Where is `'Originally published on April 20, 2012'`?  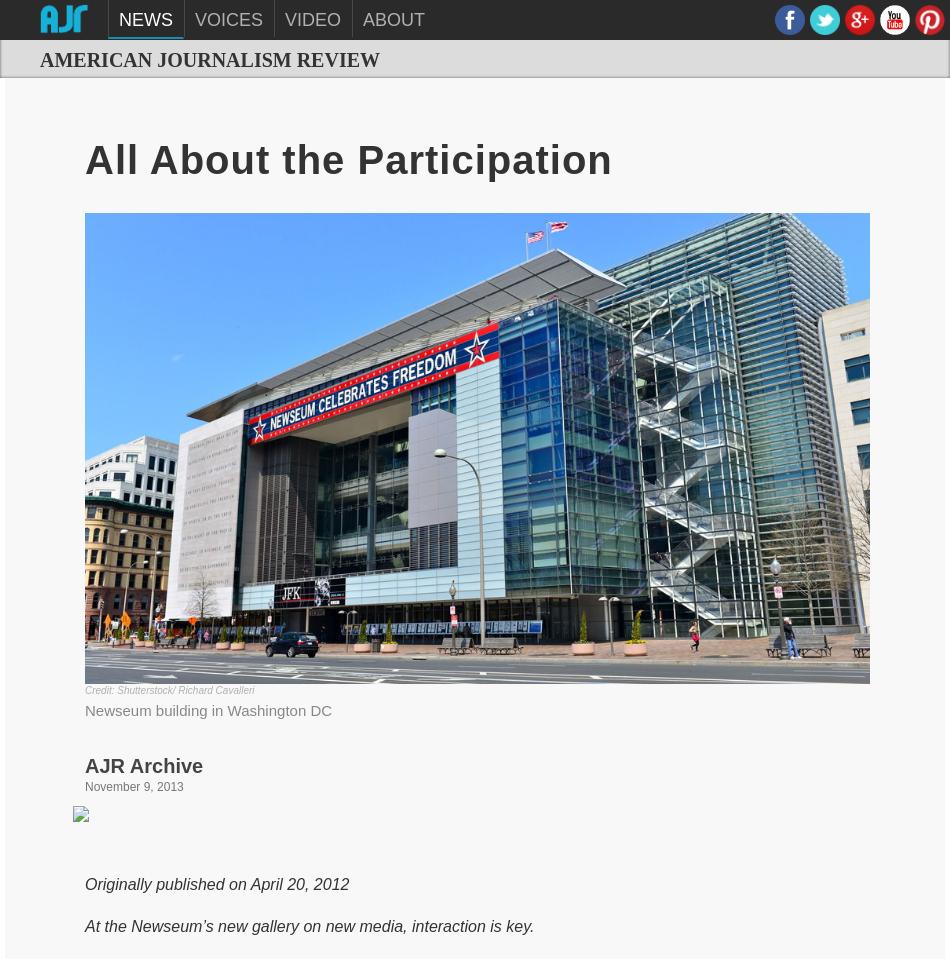 'Originally published on April 20, 2012' is located at coordinates (216, 882).